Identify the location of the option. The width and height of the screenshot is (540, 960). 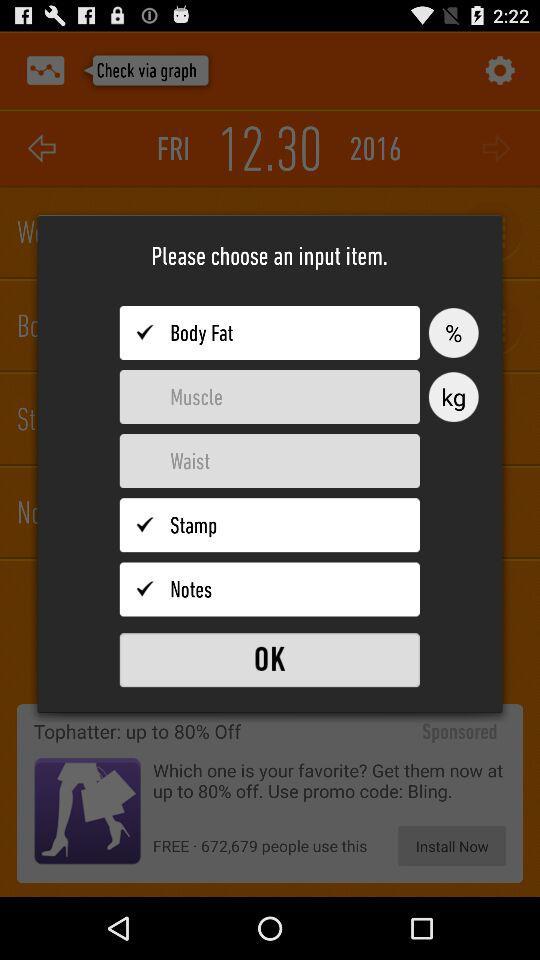
(269, 396).